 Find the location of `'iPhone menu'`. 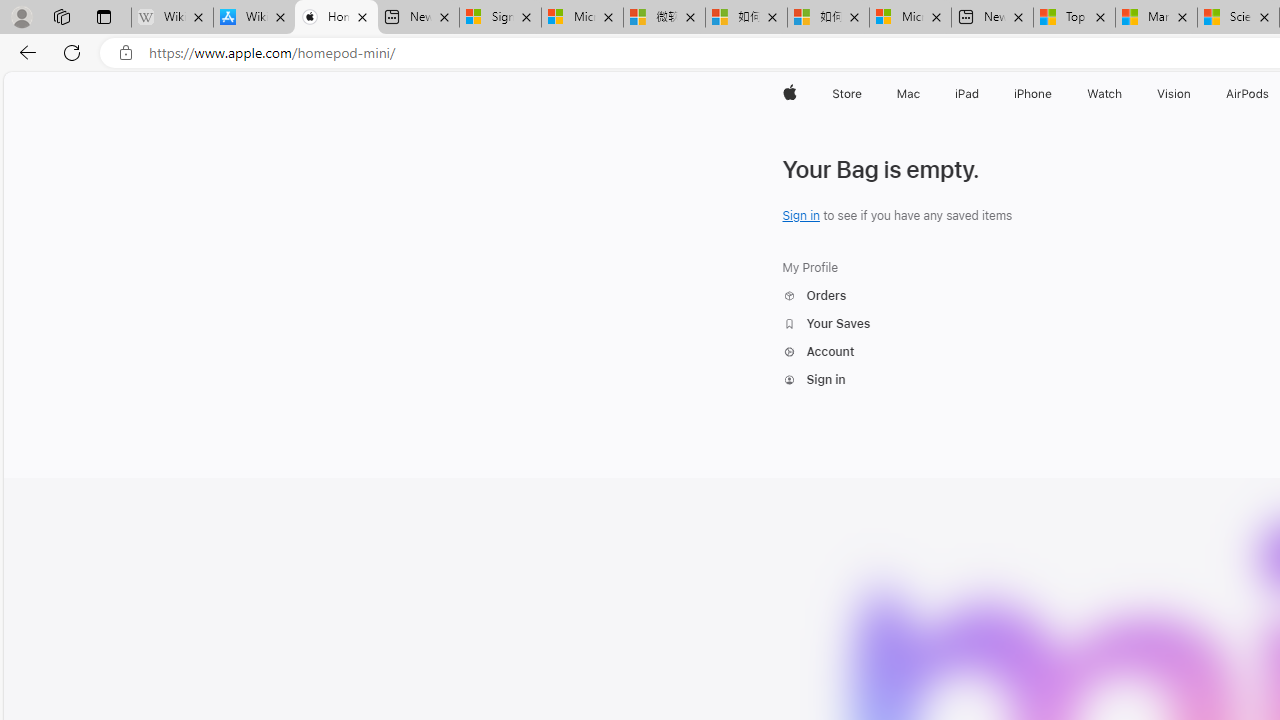

'iPhone menu' is located at coordinates (1055, 93).